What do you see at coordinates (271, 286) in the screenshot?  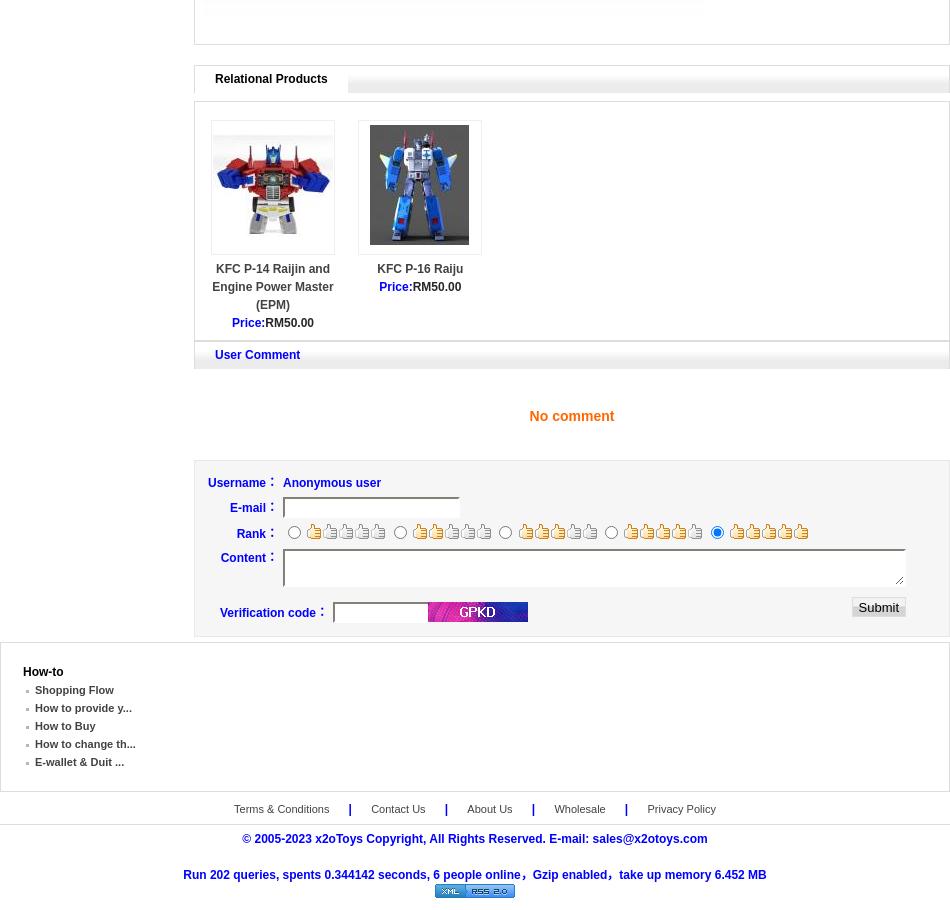 I see `'KFC P-14 Raijin and Engine Power Master (EPM)'` at bounding box center [271, 286].